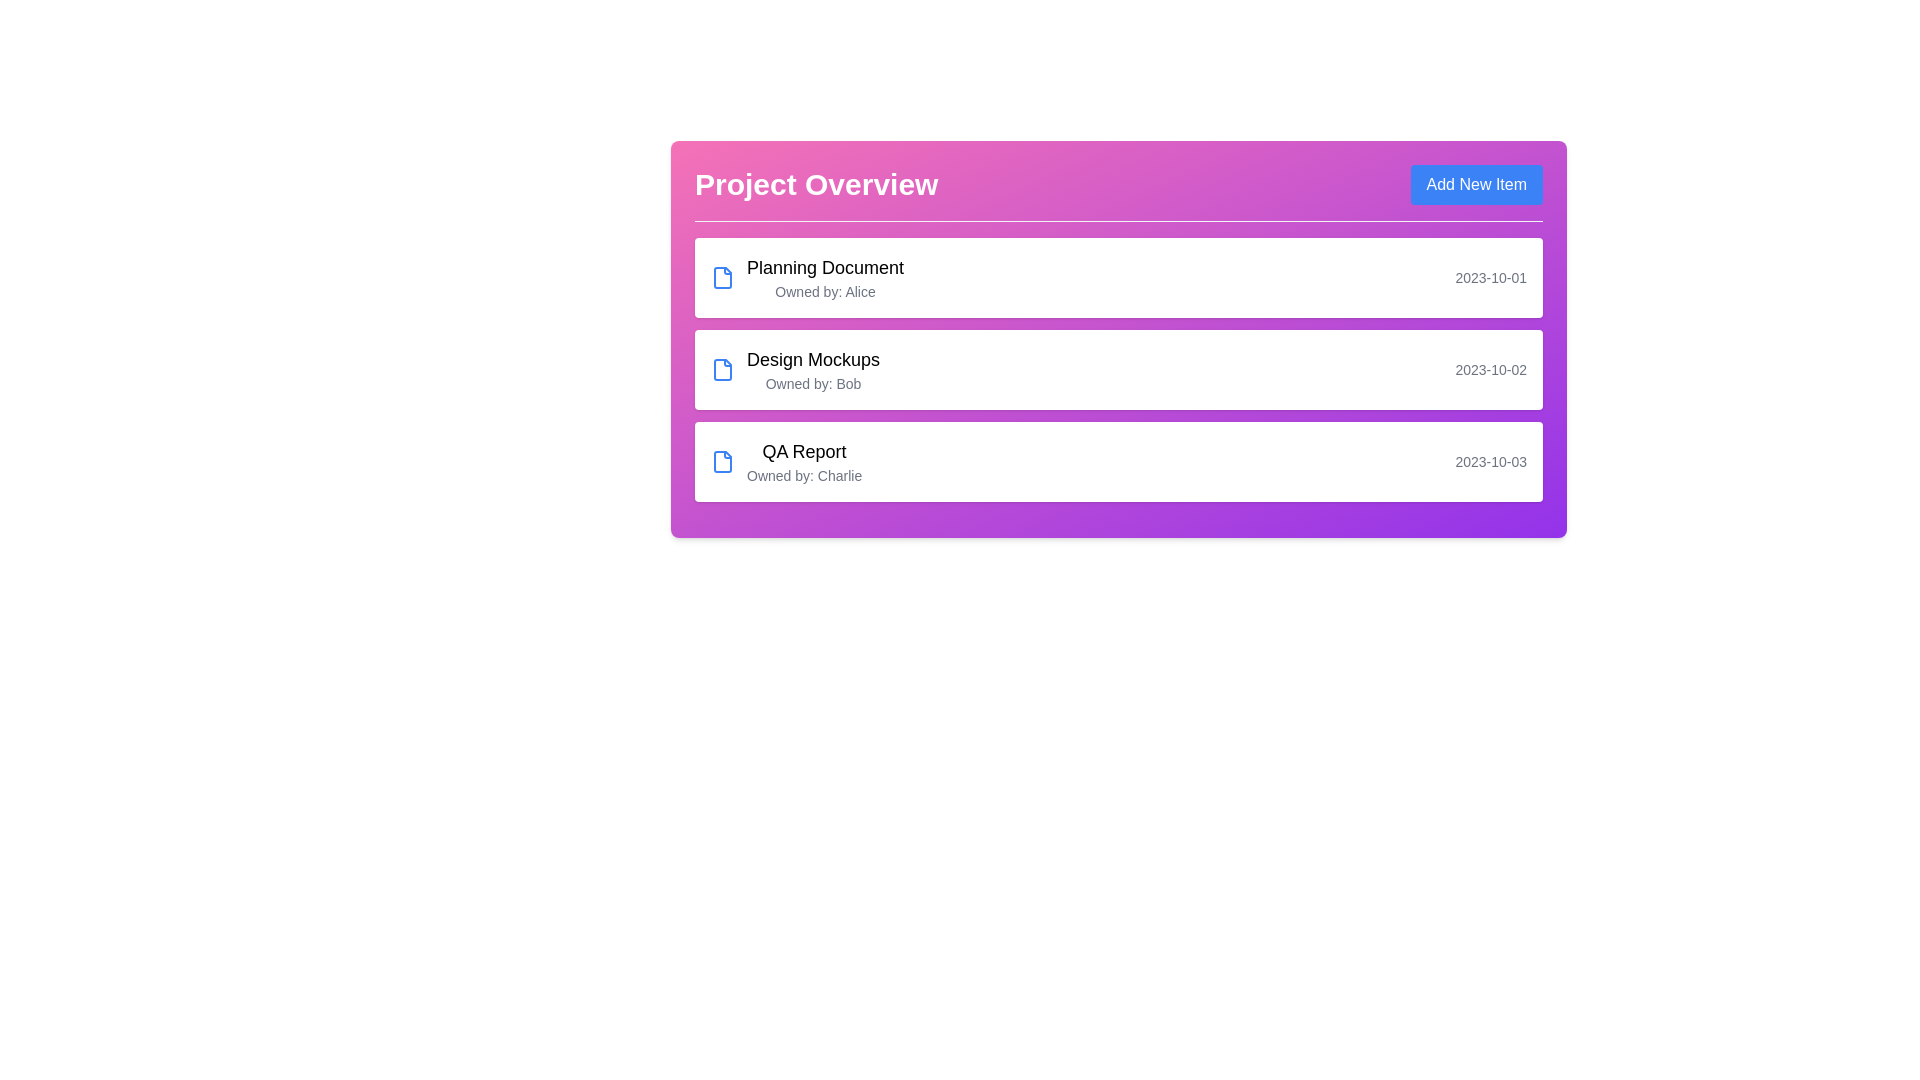 Image resolution: width=1920 pixels, height=1080 pixels. Describe the element at coordinates (1476, 185) in the screenshot. I see `the 'Add New Item' button located at the top-right corner of the 'Project Overview' section` at that location.